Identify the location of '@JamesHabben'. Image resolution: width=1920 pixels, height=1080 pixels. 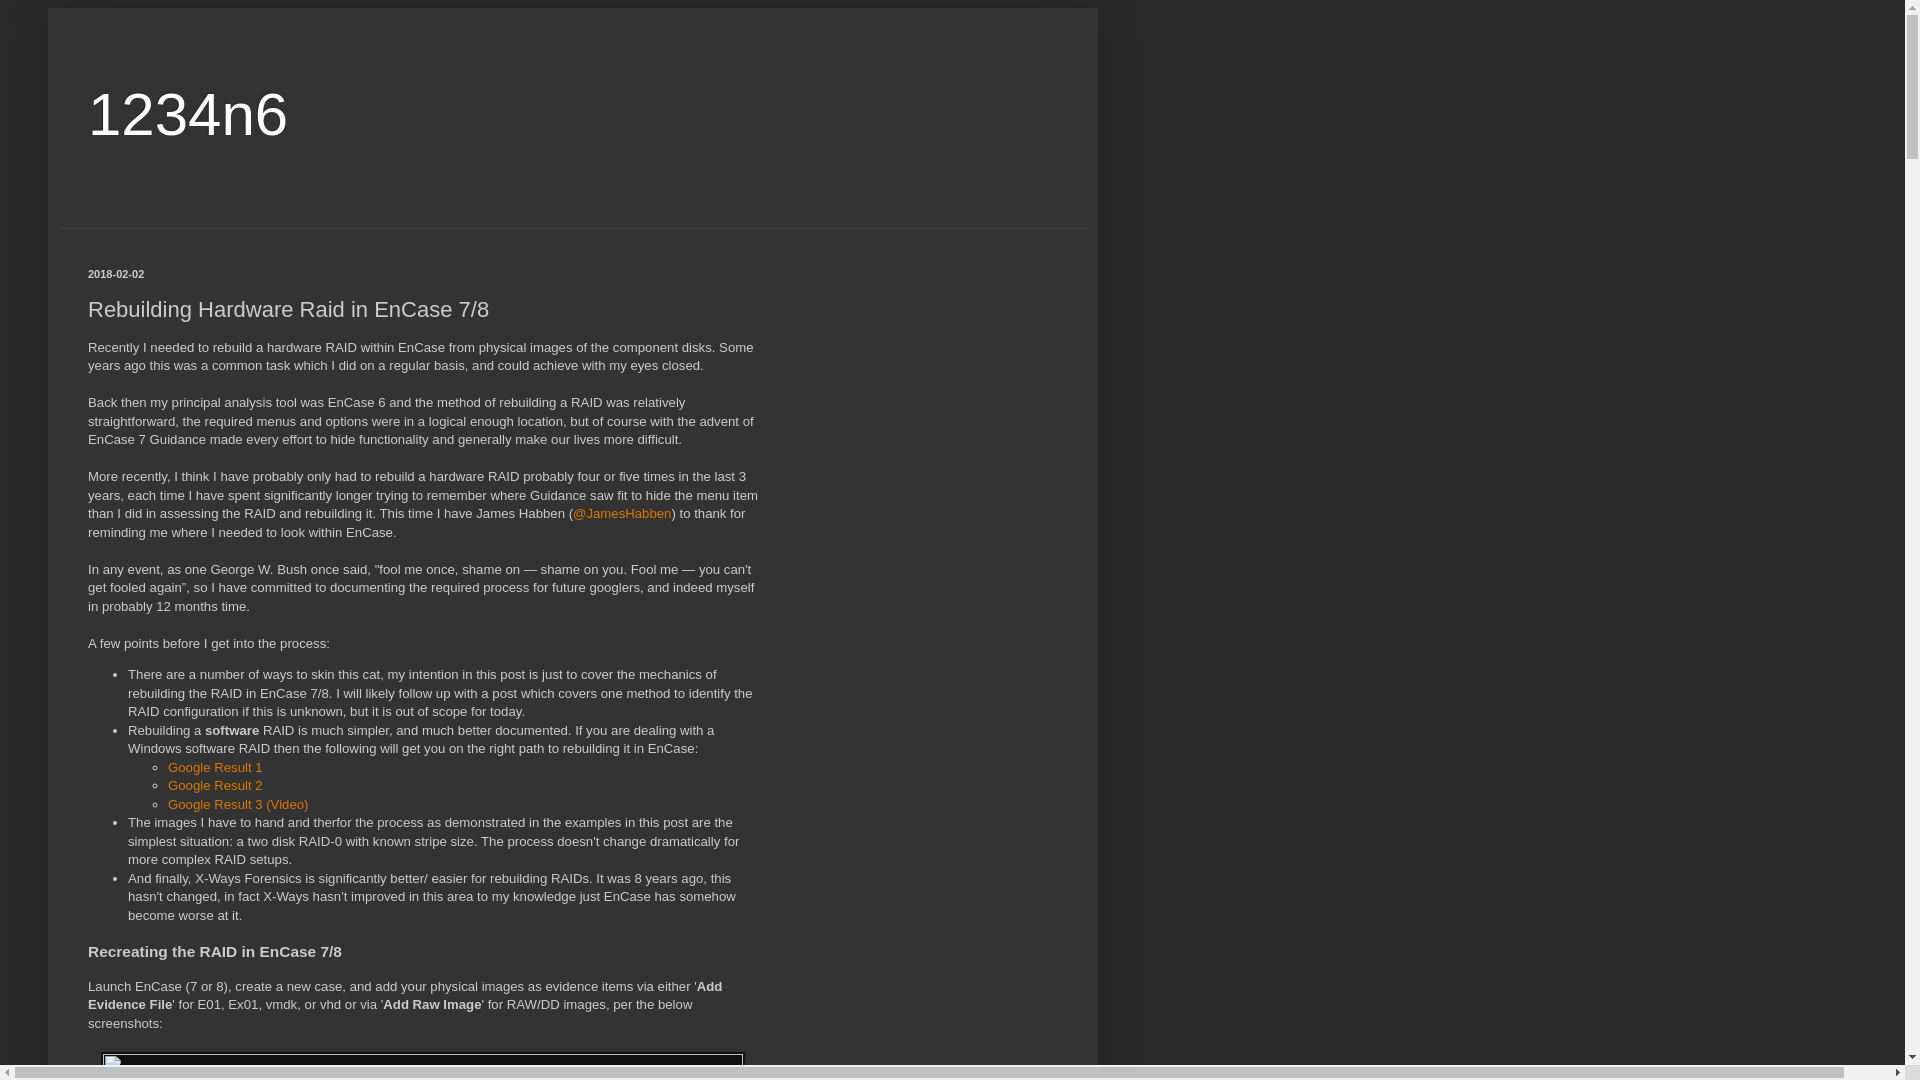
(621, 512).